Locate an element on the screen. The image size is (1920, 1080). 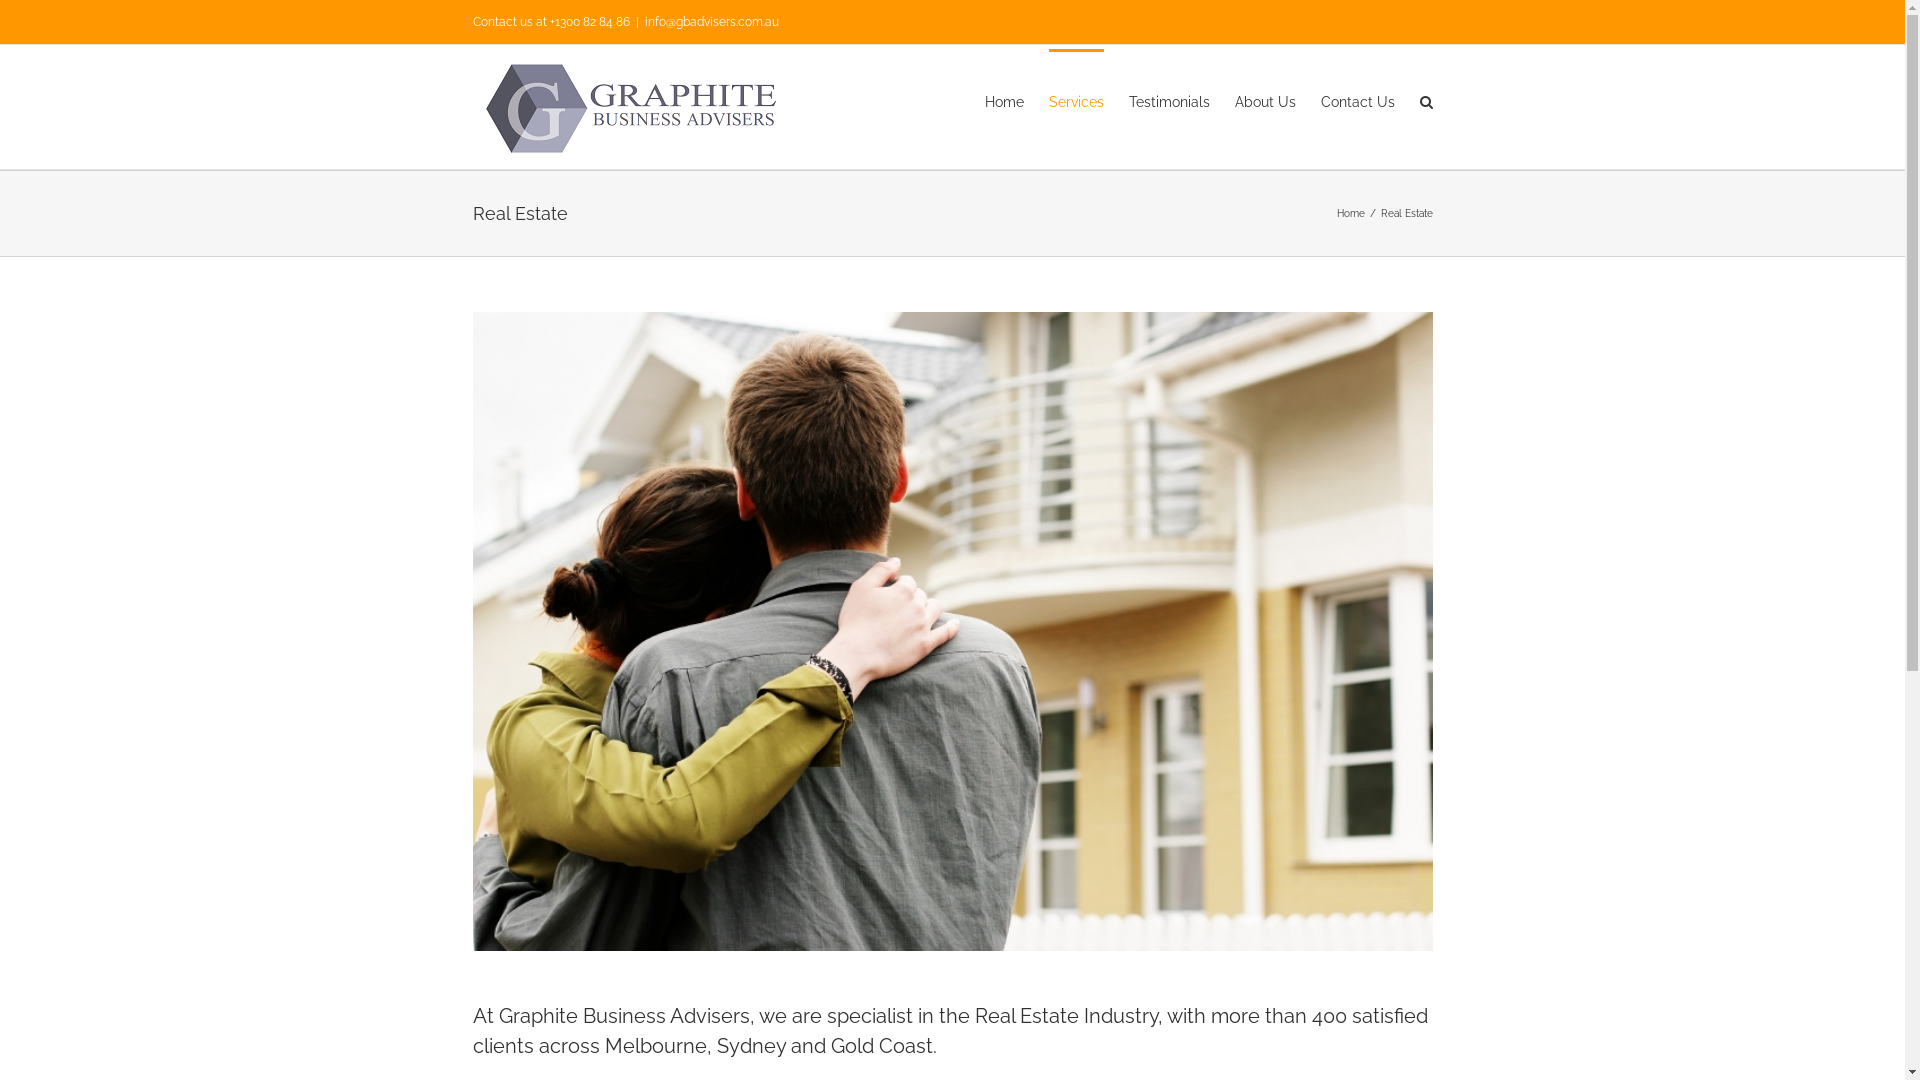
'About Us' is located at coordinates (1263, 100).